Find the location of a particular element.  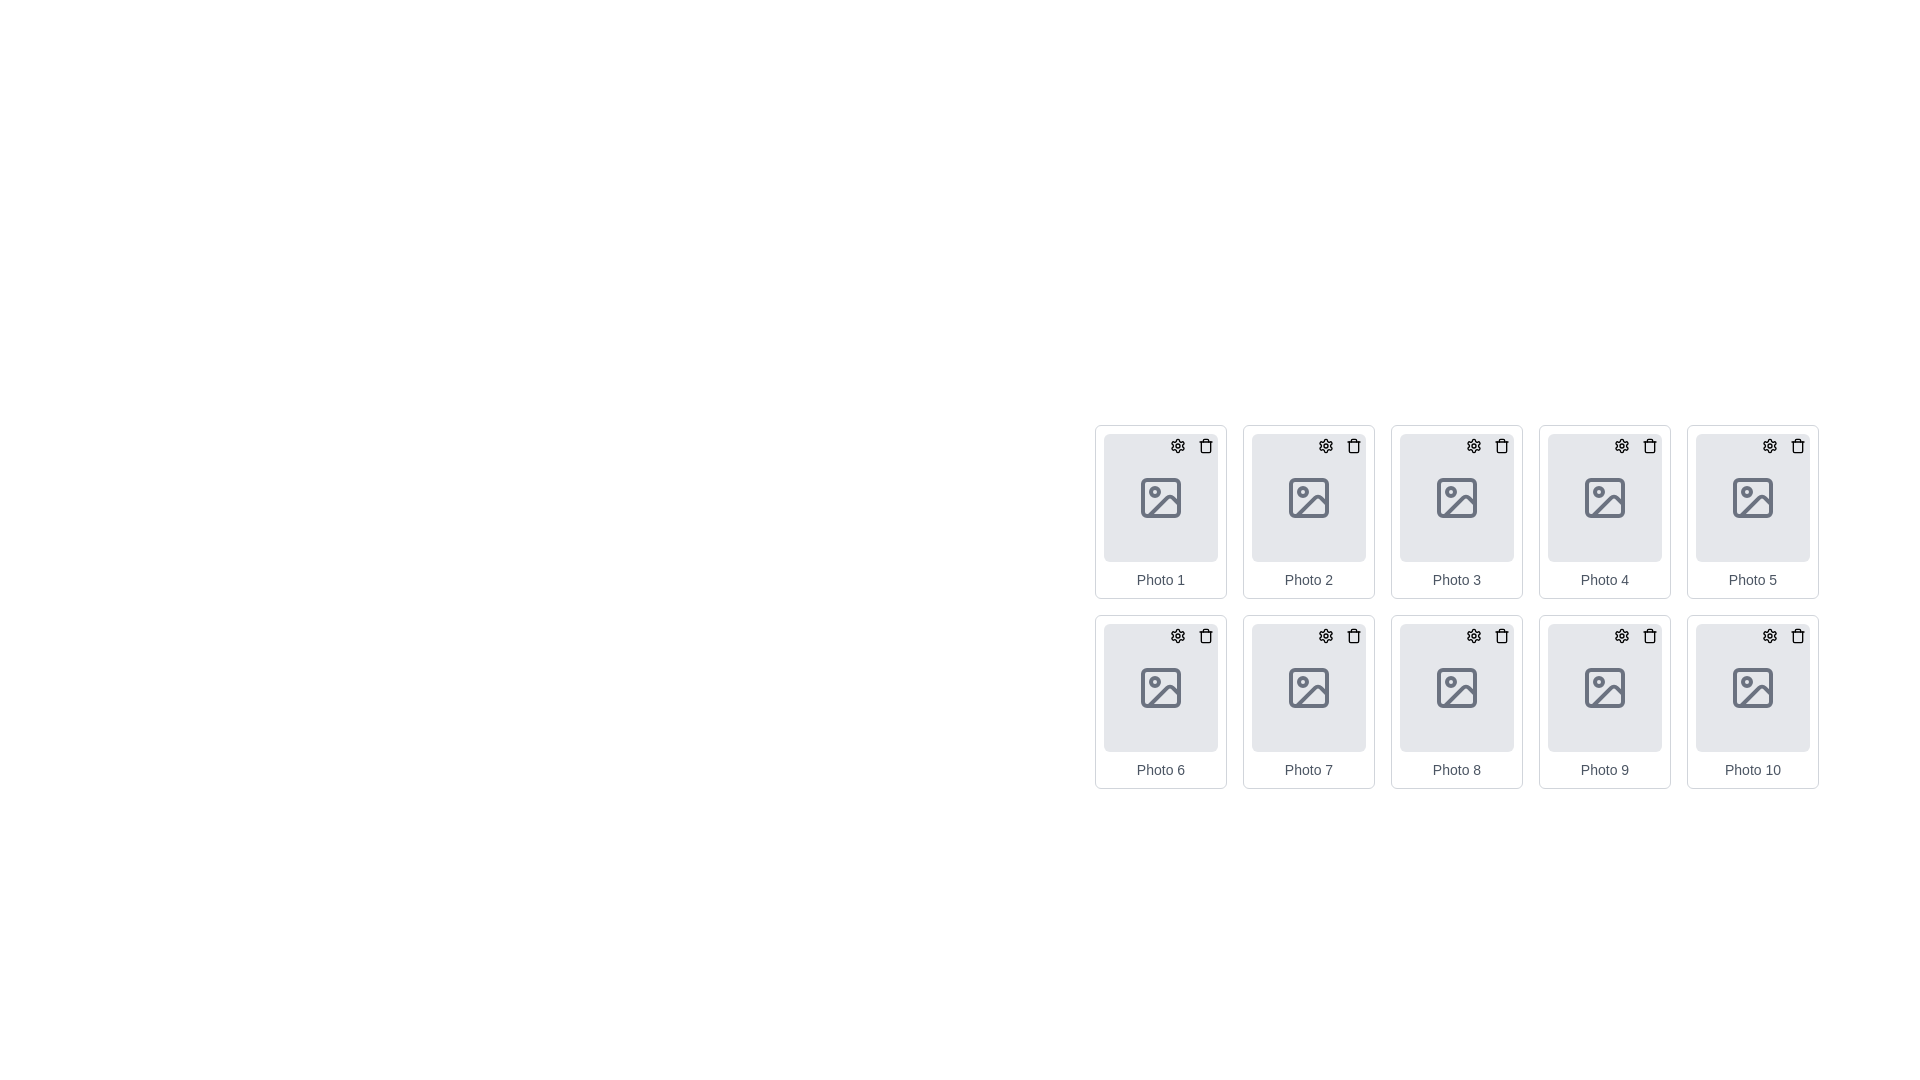

the small circular button with a gear icon located in the top-right corner of the third image card is located at coordinates (1473, 445).